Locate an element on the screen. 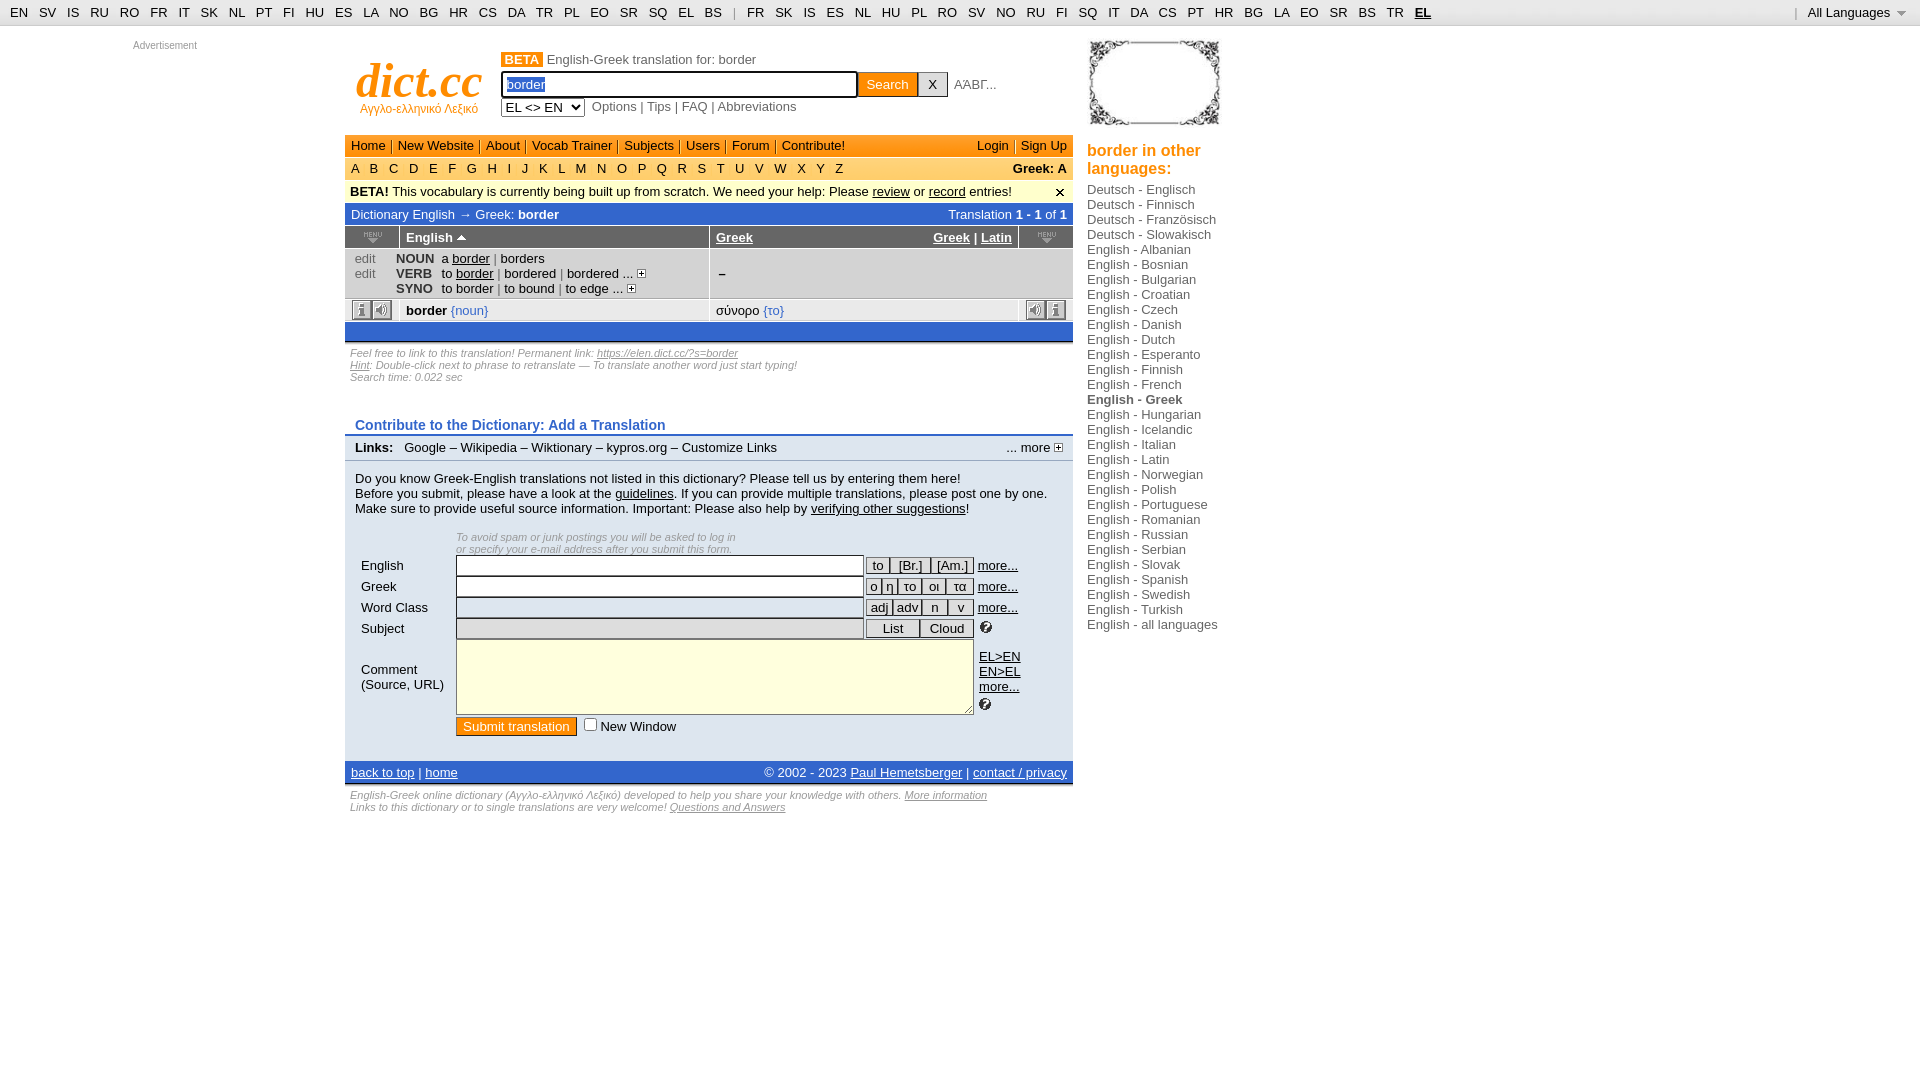 The height and width of the screenshot is (1080, 1920). 'EN>EL' is located at coordinates (999, 671).